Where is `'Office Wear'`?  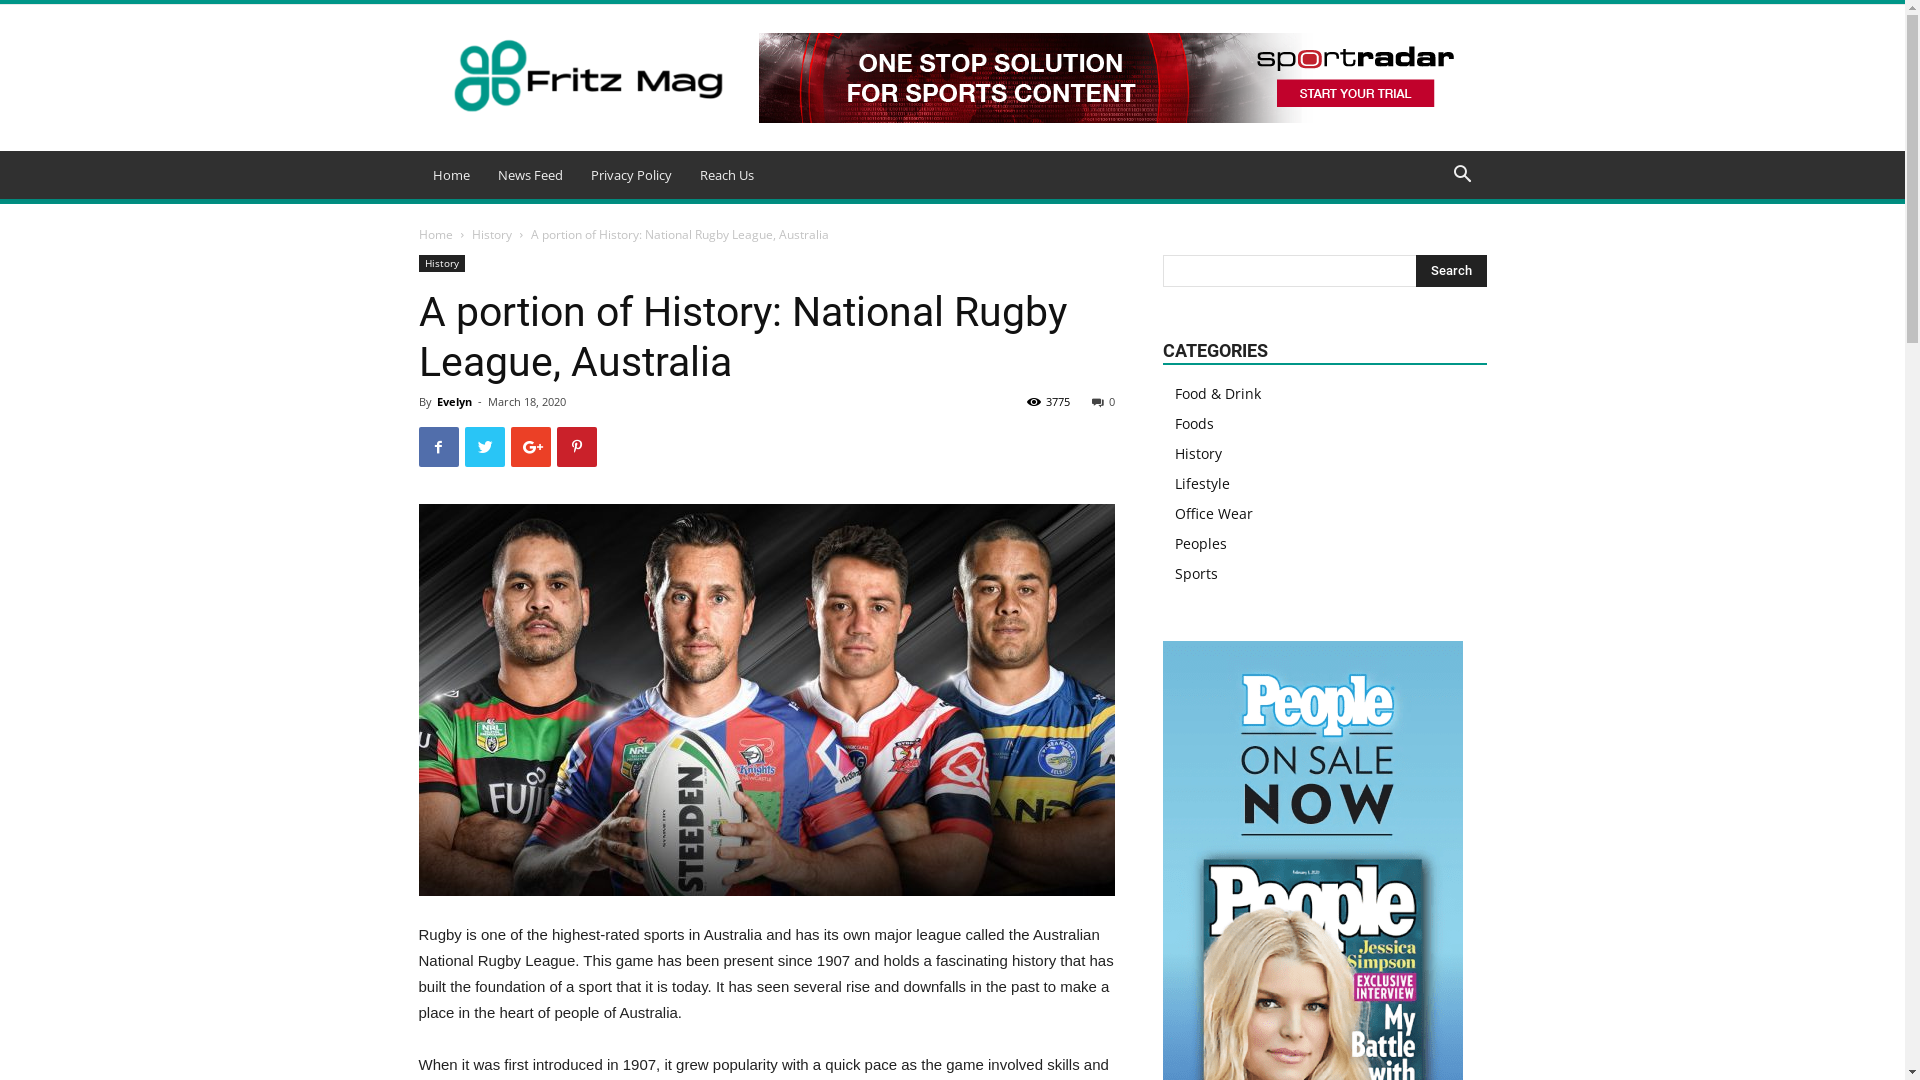 'Office Wear' is located at coordinates (1212, 512).